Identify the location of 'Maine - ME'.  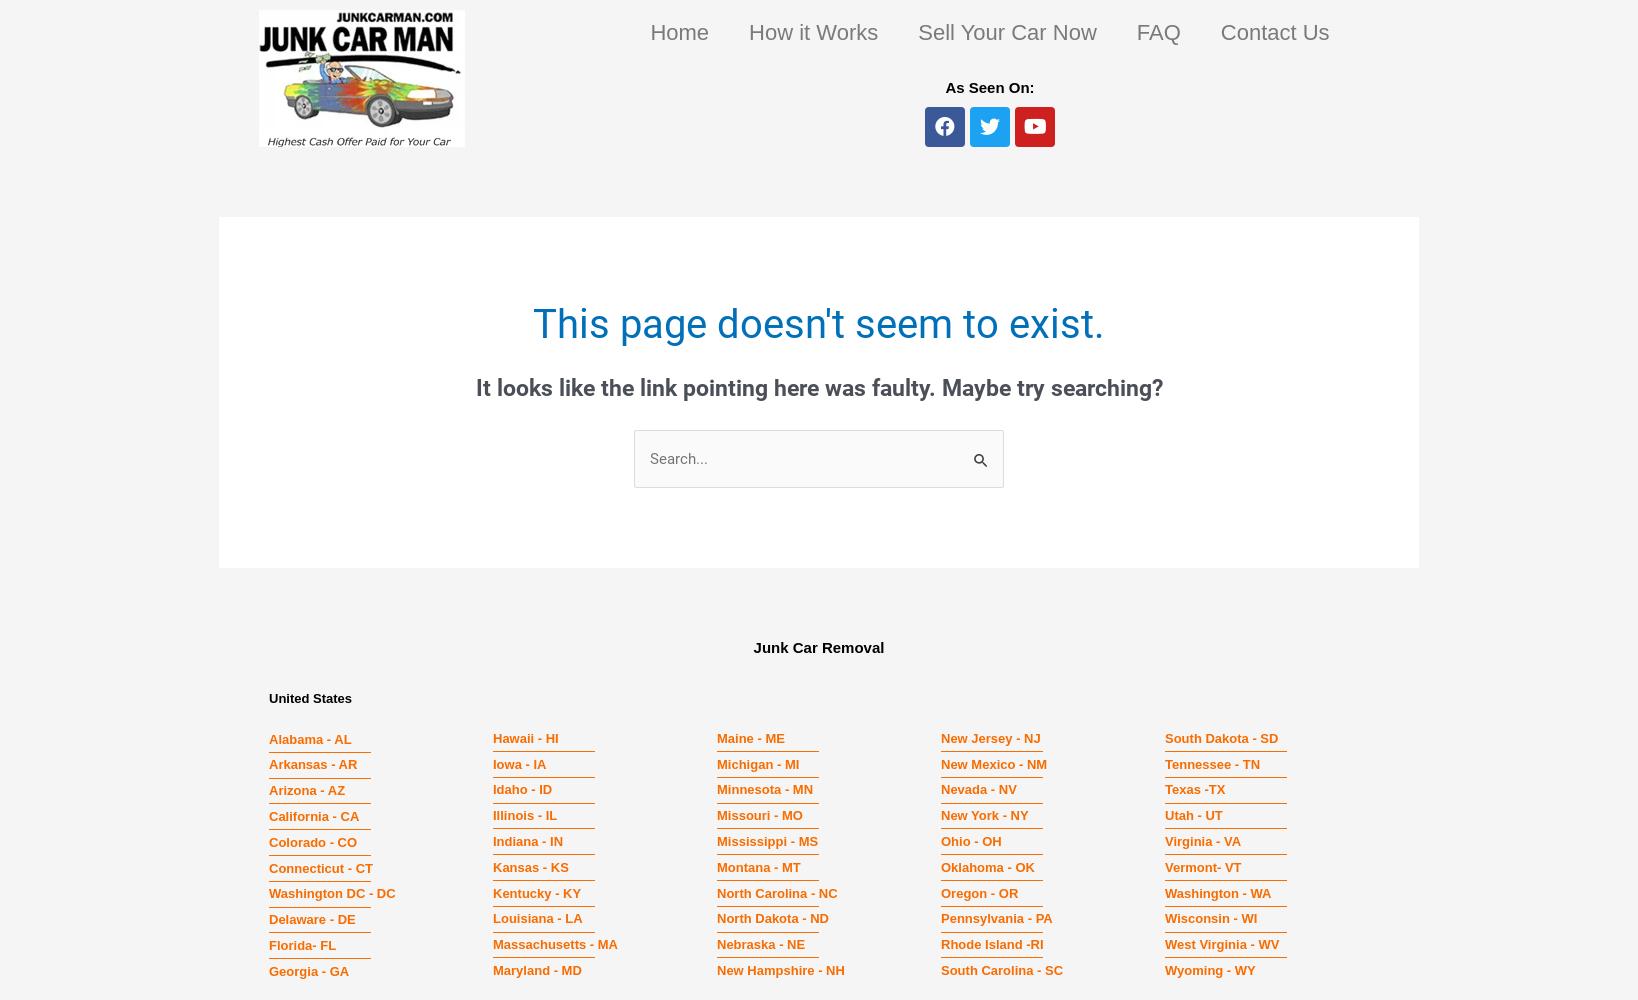
(749, 736).